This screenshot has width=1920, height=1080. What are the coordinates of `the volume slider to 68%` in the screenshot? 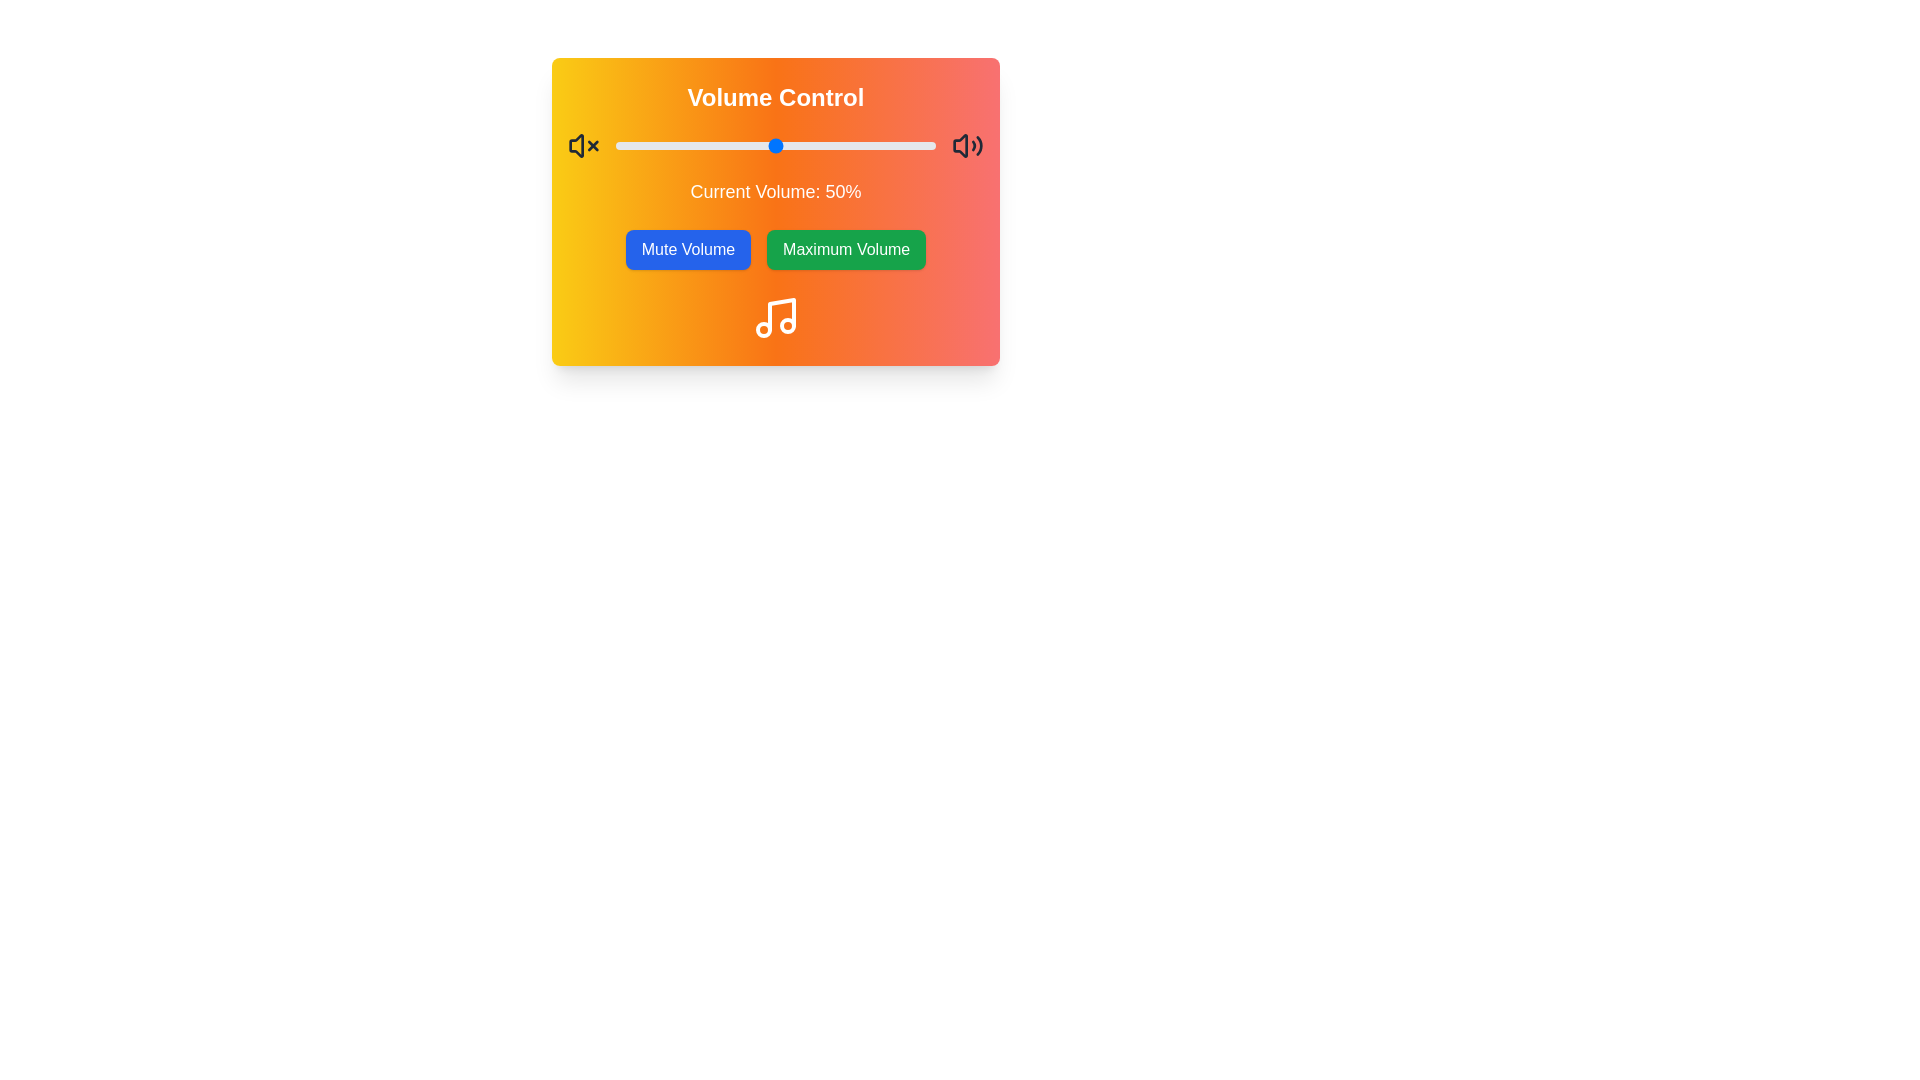 It's located at (833, 145).